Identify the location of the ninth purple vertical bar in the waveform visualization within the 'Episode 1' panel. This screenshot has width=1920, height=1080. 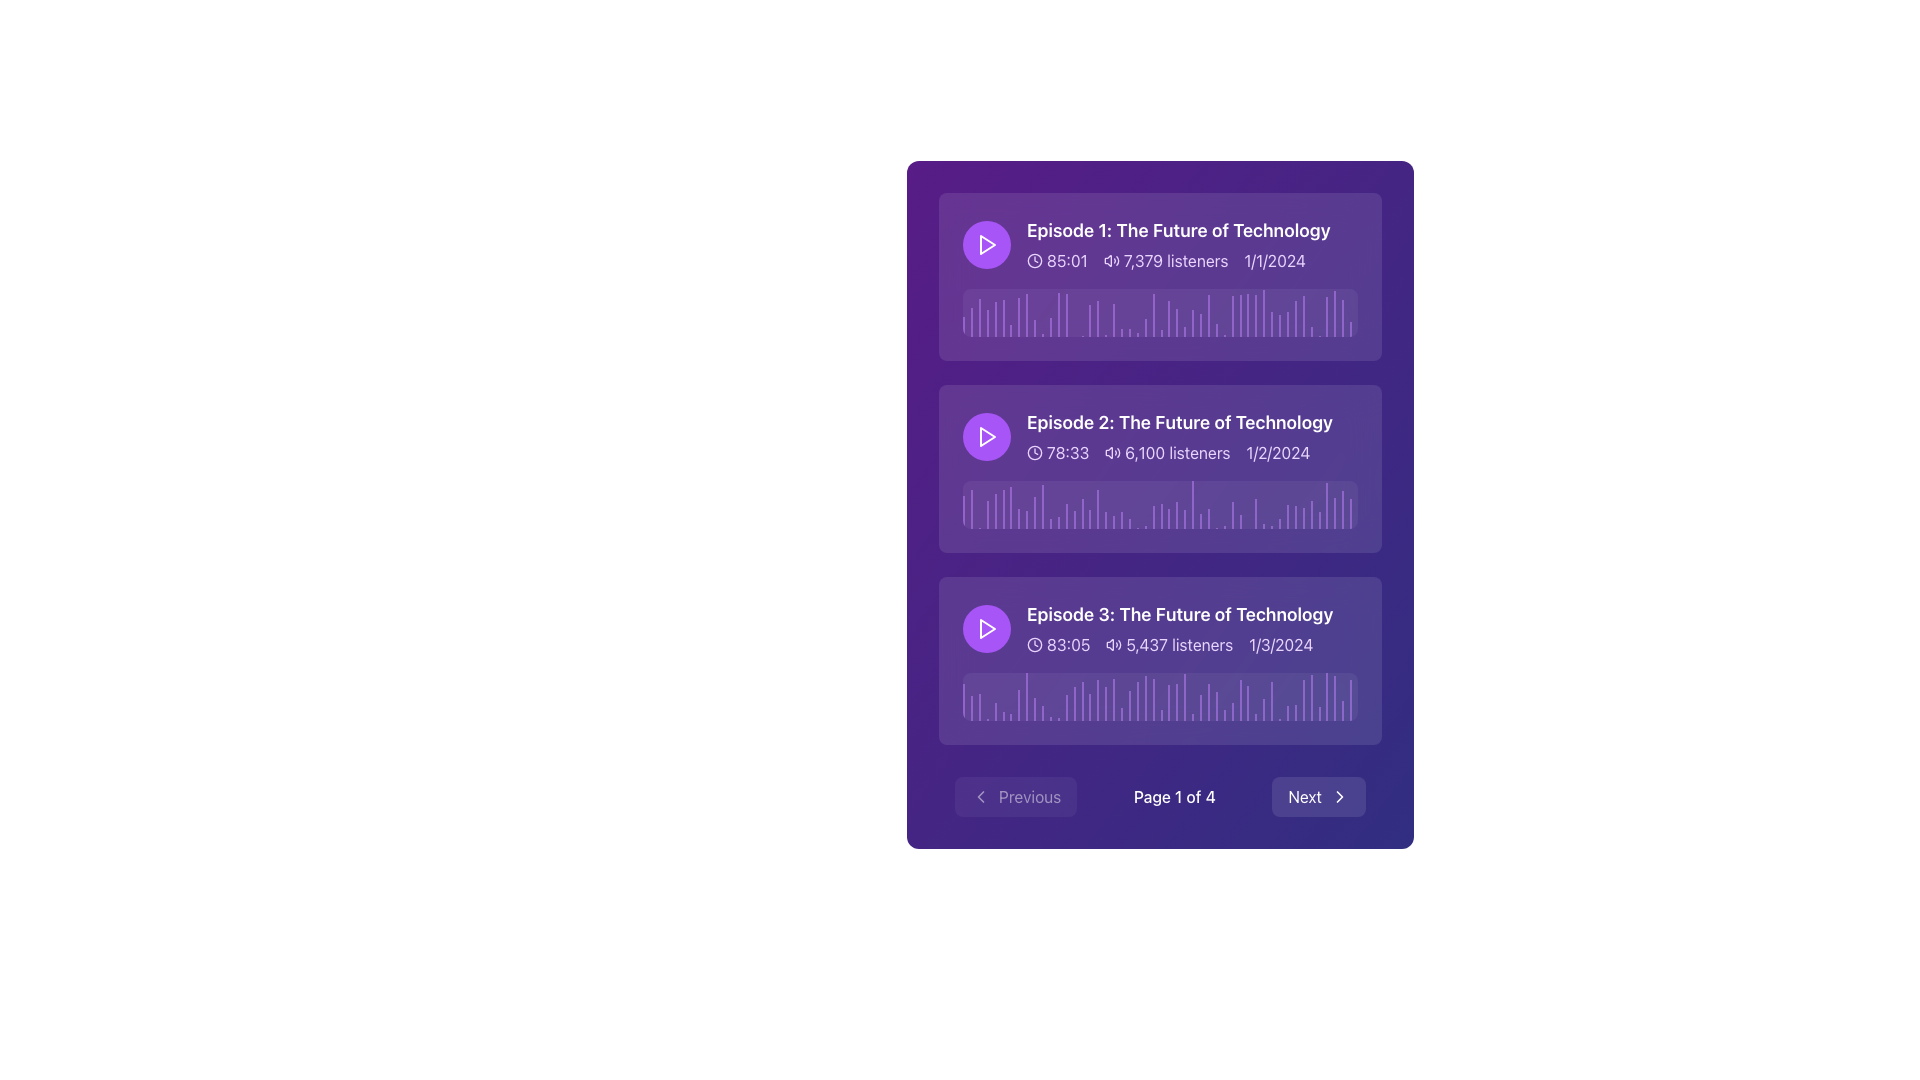
(1027, 315).